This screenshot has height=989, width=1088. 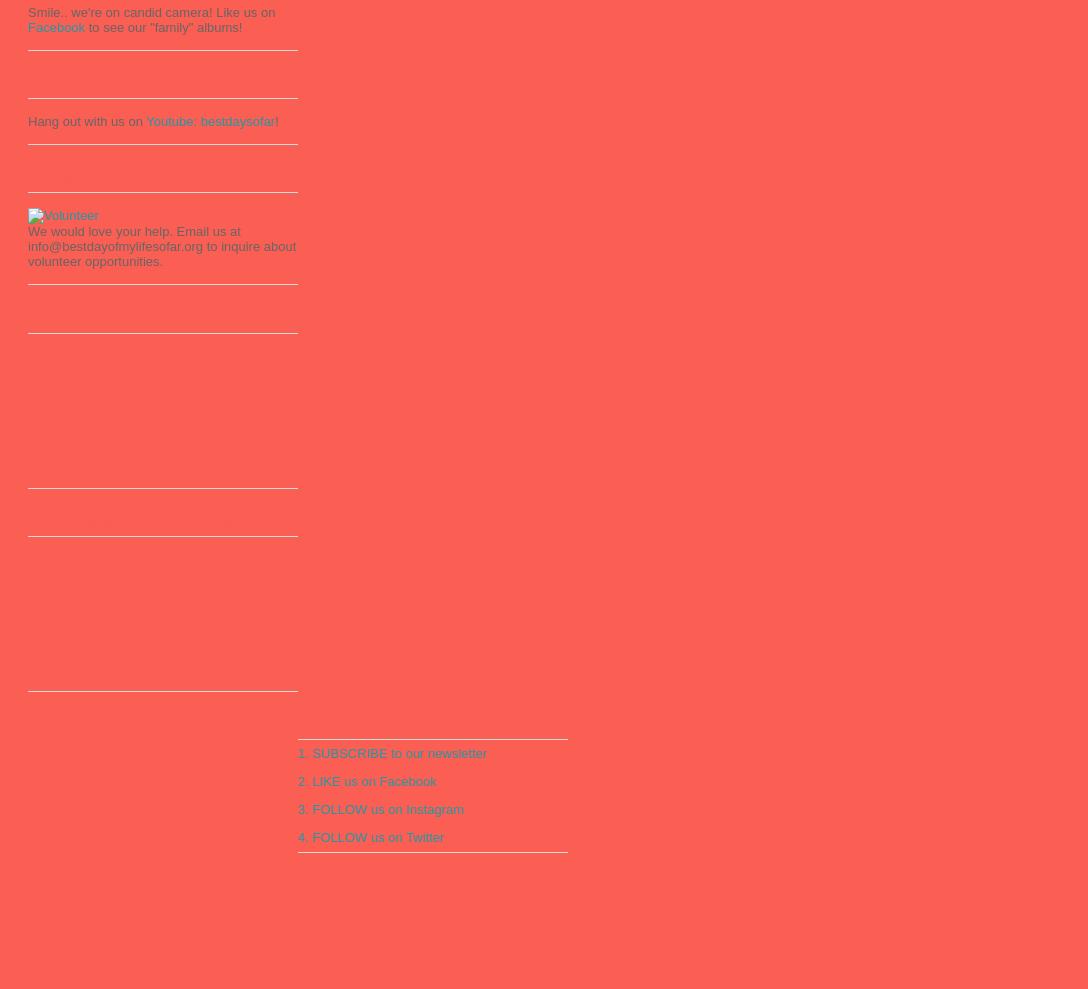 What do you see at coordinates (298, 808) in the screenshot?
I see `'3. FOLLOW us on Instagram'` at bounding box center [298, 808].